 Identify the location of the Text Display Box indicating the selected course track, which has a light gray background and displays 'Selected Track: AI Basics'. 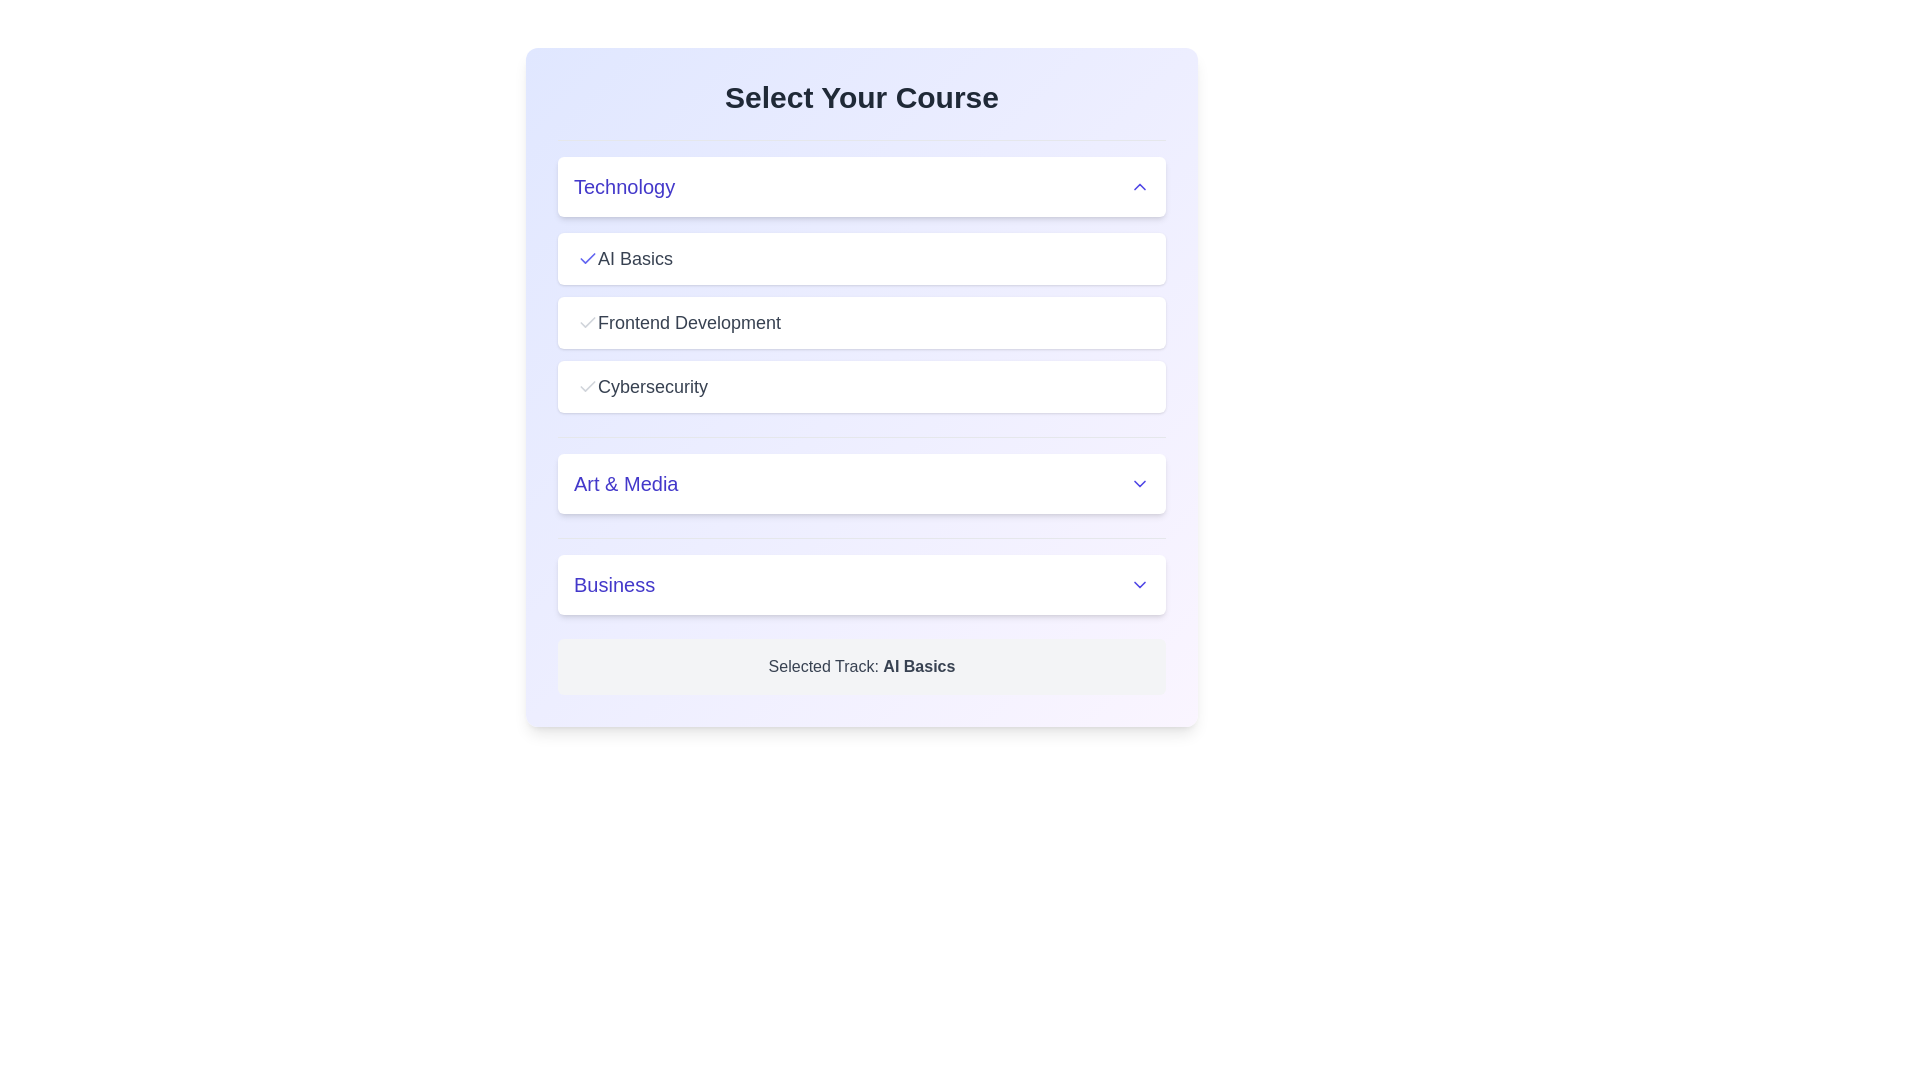
(862, 667).